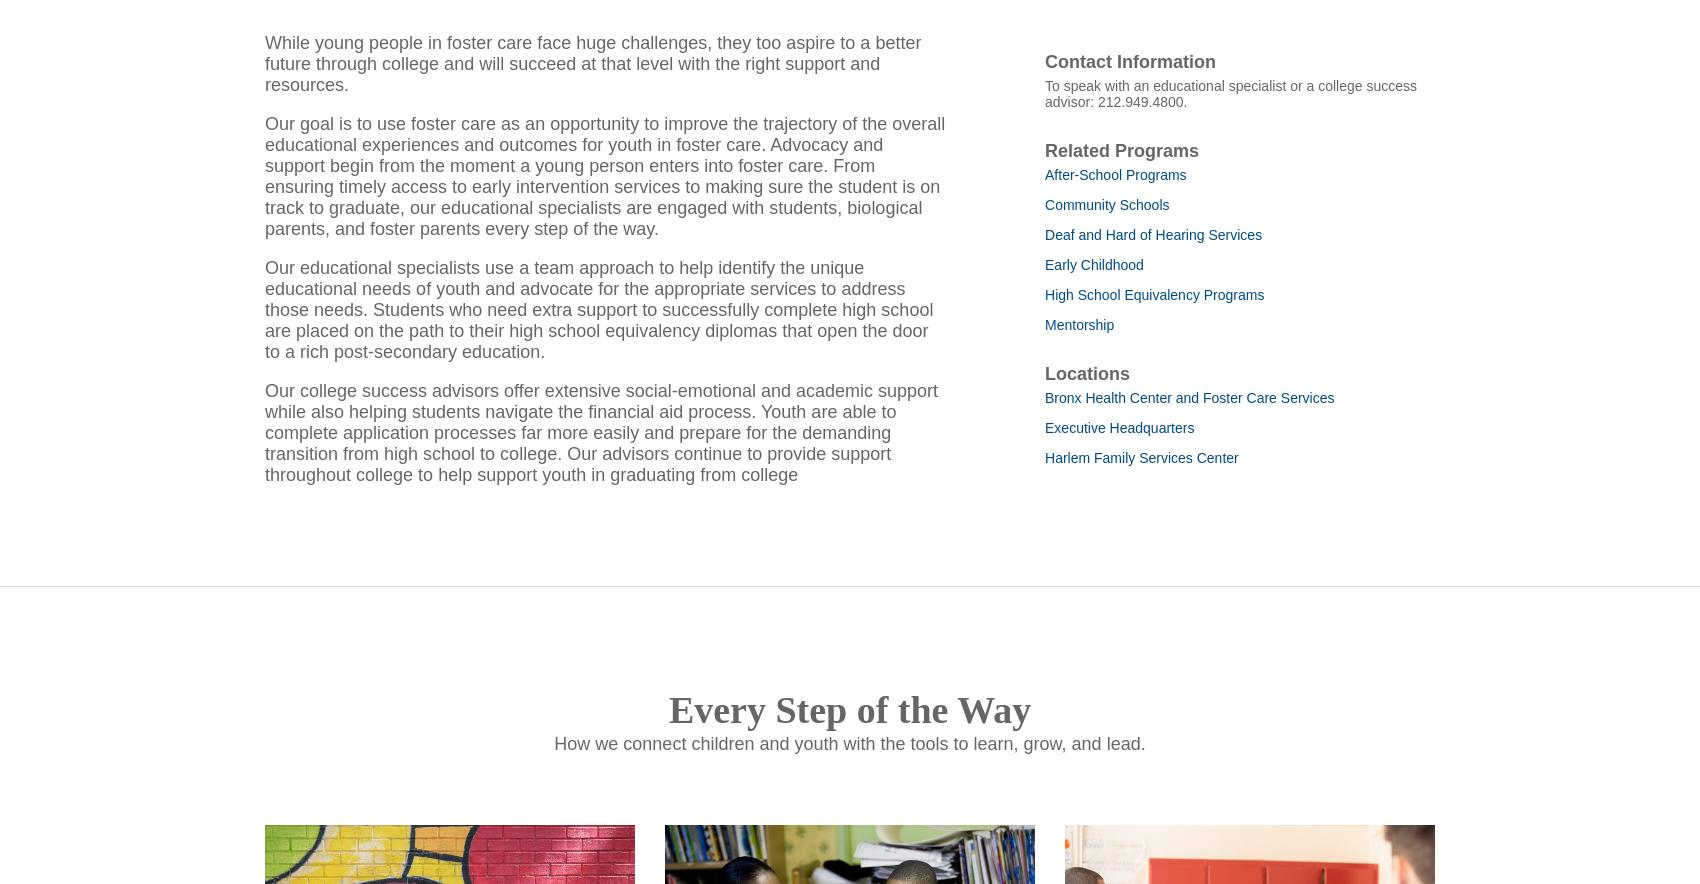 The height and width of the screenshot is (884, 1700). I want to click on 'How we connect children and youth with the tools to learn, grow, and lead.', so click(848, 769).